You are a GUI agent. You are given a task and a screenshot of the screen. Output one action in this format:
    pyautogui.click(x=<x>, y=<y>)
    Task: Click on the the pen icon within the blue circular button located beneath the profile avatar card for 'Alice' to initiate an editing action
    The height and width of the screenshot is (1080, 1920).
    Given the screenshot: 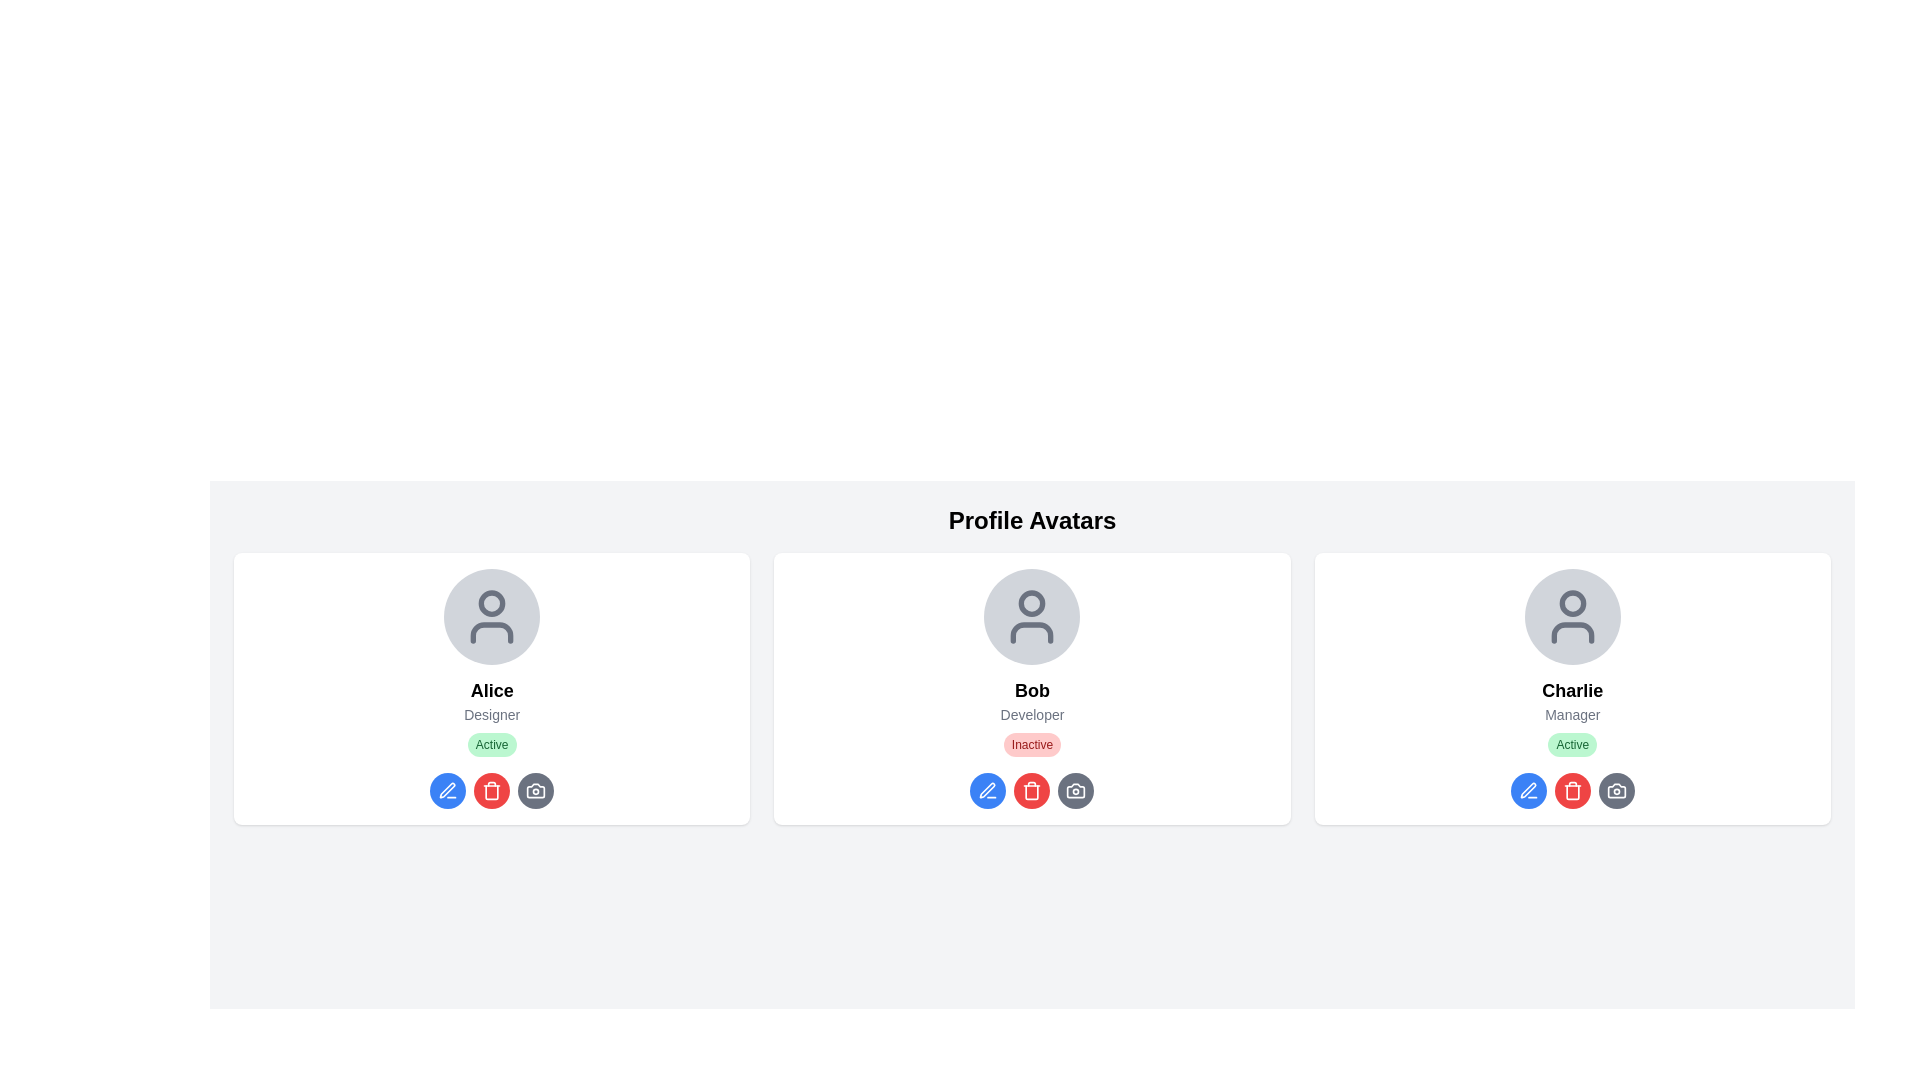 What is the action you would take?
    pyautogui.click(x=446, y=789)
    